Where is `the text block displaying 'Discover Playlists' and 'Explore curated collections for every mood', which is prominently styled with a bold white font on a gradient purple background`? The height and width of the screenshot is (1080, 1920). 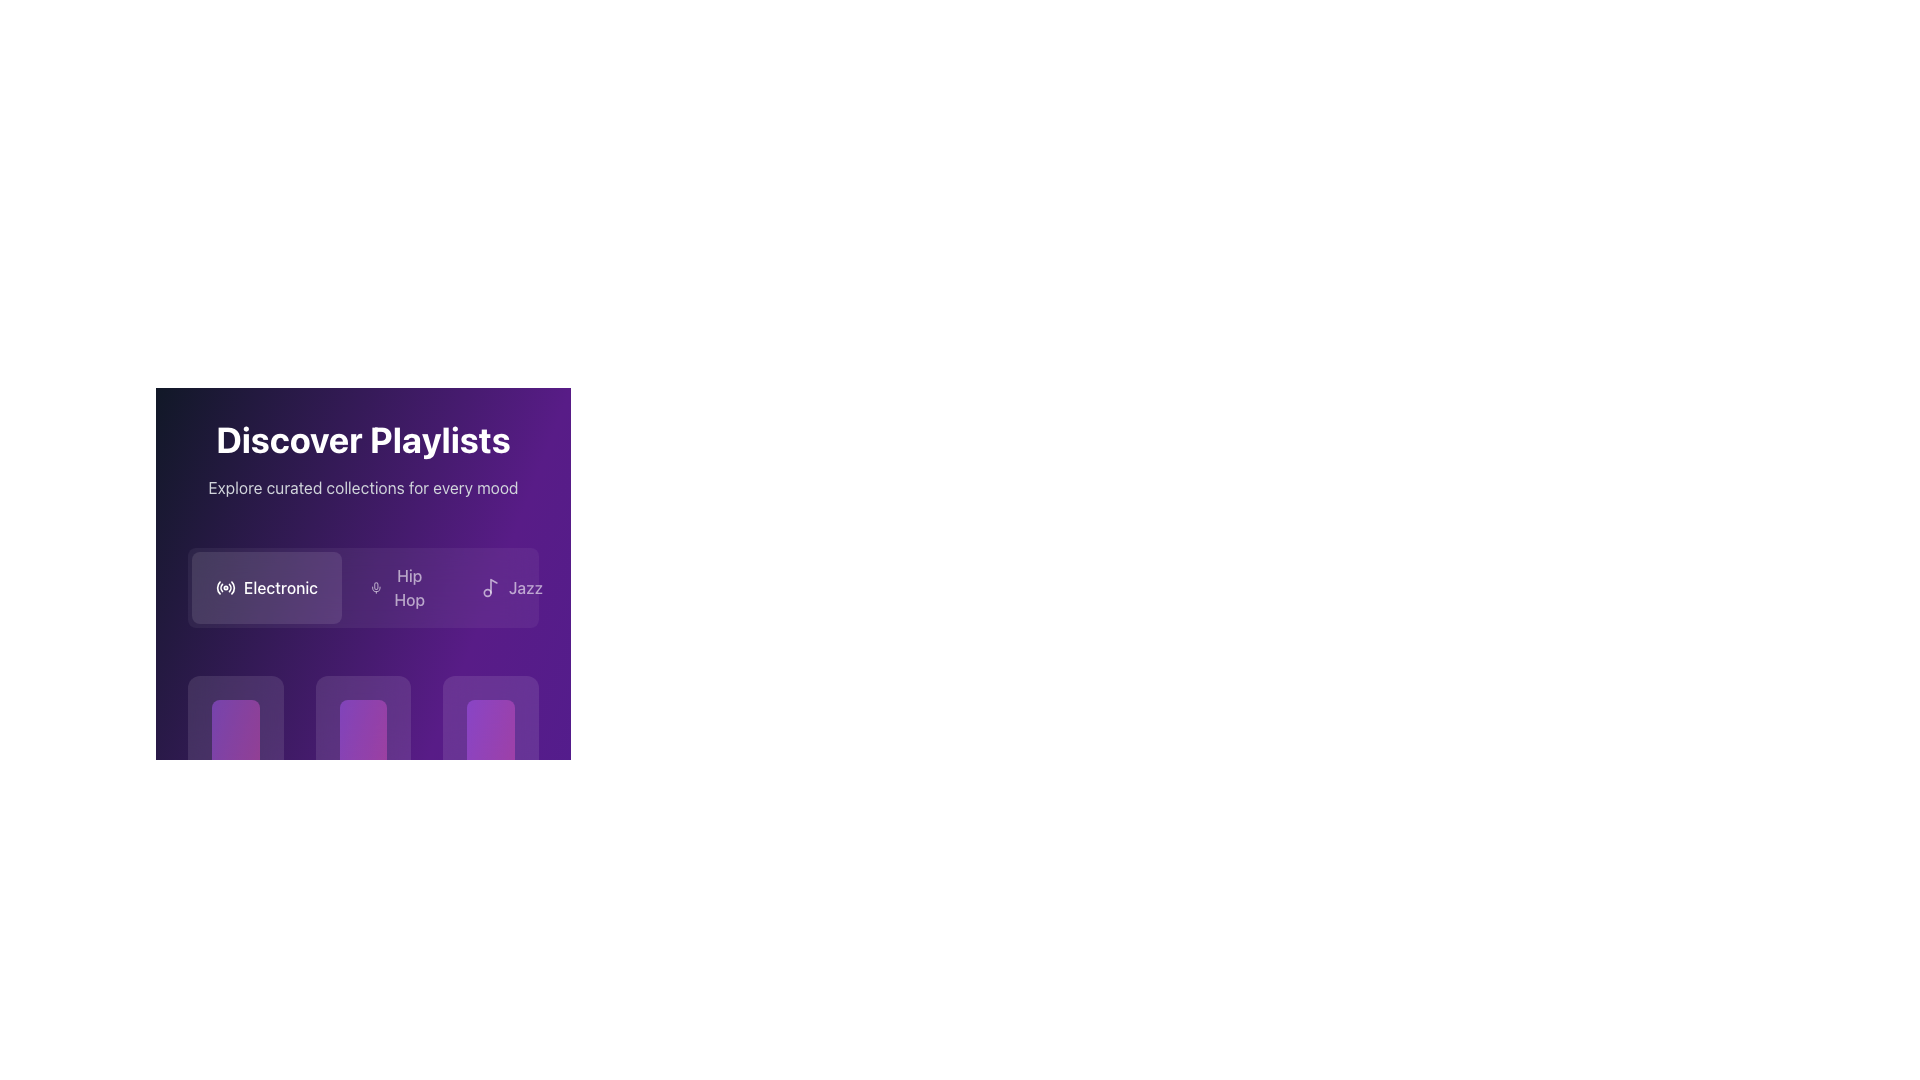
the text block displaying 'Discover Playlists' and 'Explore curated collections for every mood', which is prominently styled with a bold white font on a gradient purple background is located at coordinates (363, 459).